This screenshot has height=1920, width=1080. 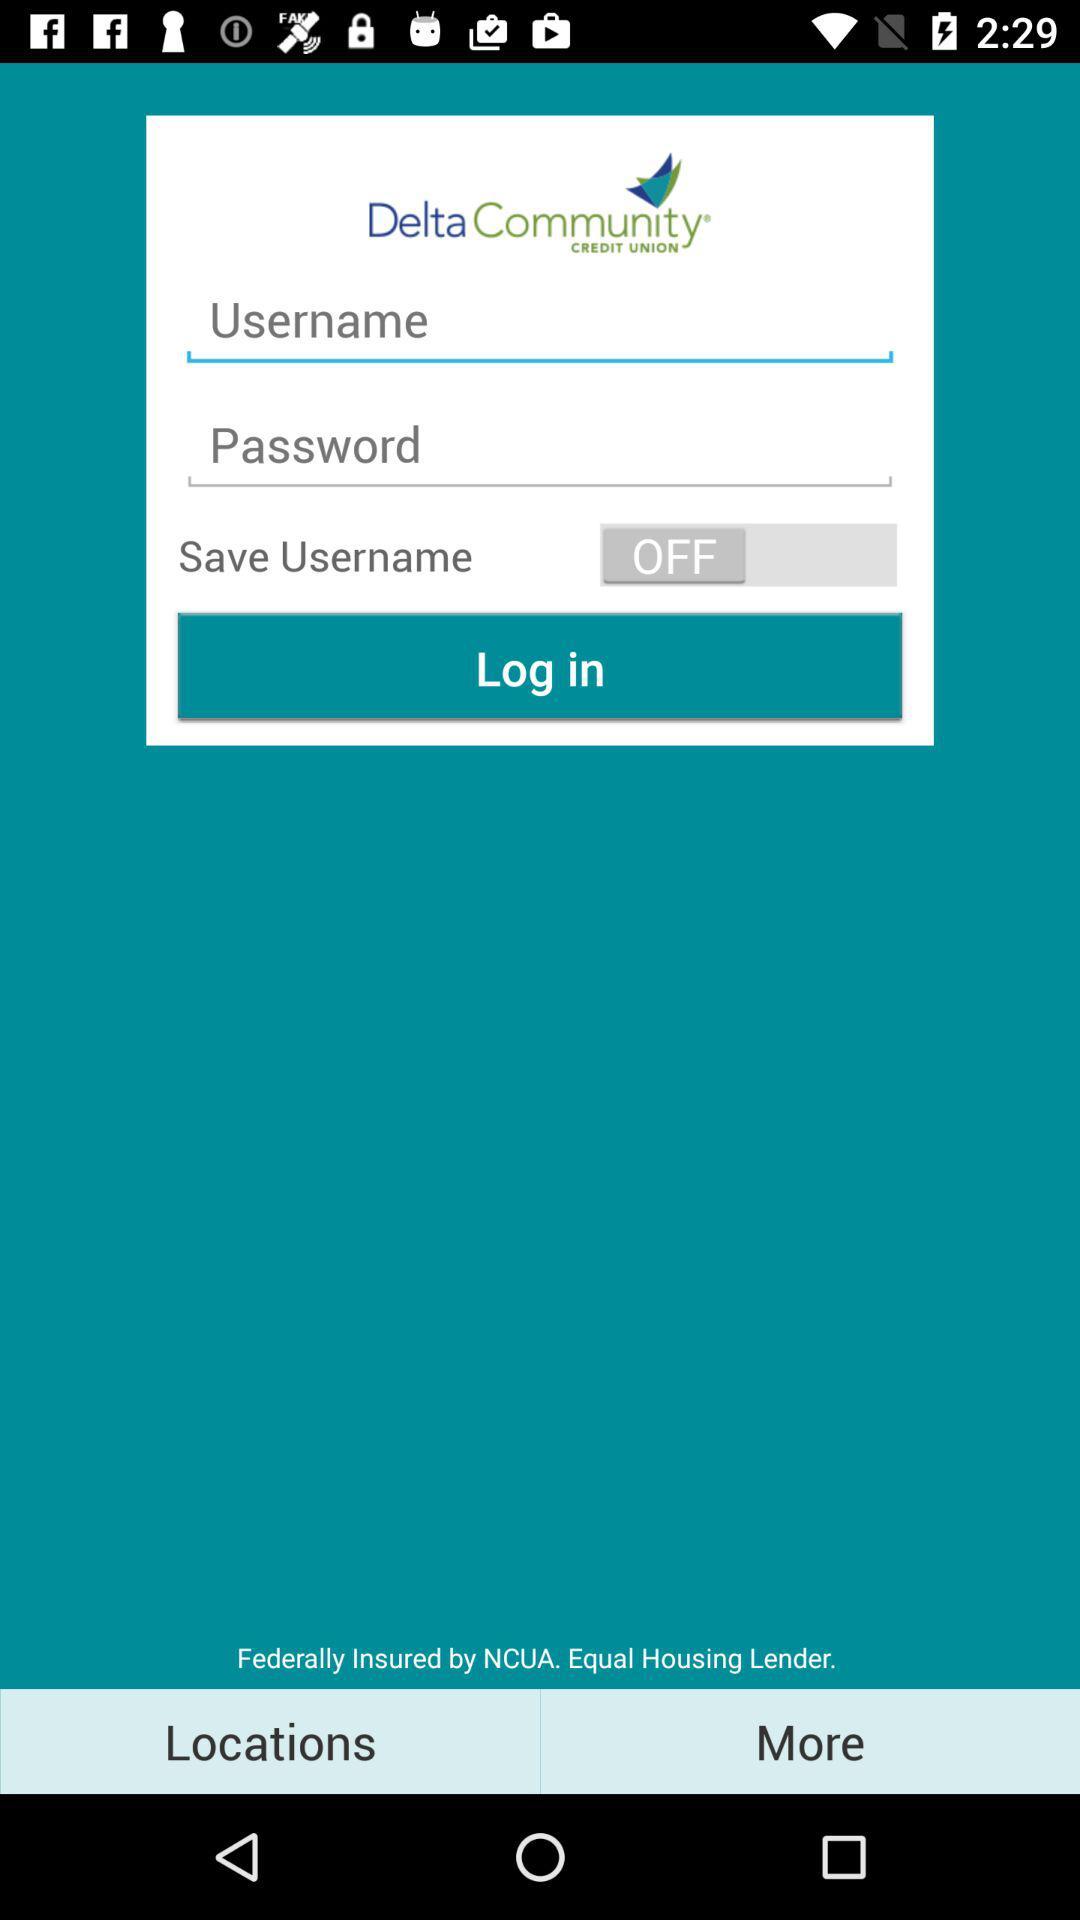 What do you see at coordinates (540, 667) in the screenshot?
I see `the log in icon` at bounding box center [540, 667].